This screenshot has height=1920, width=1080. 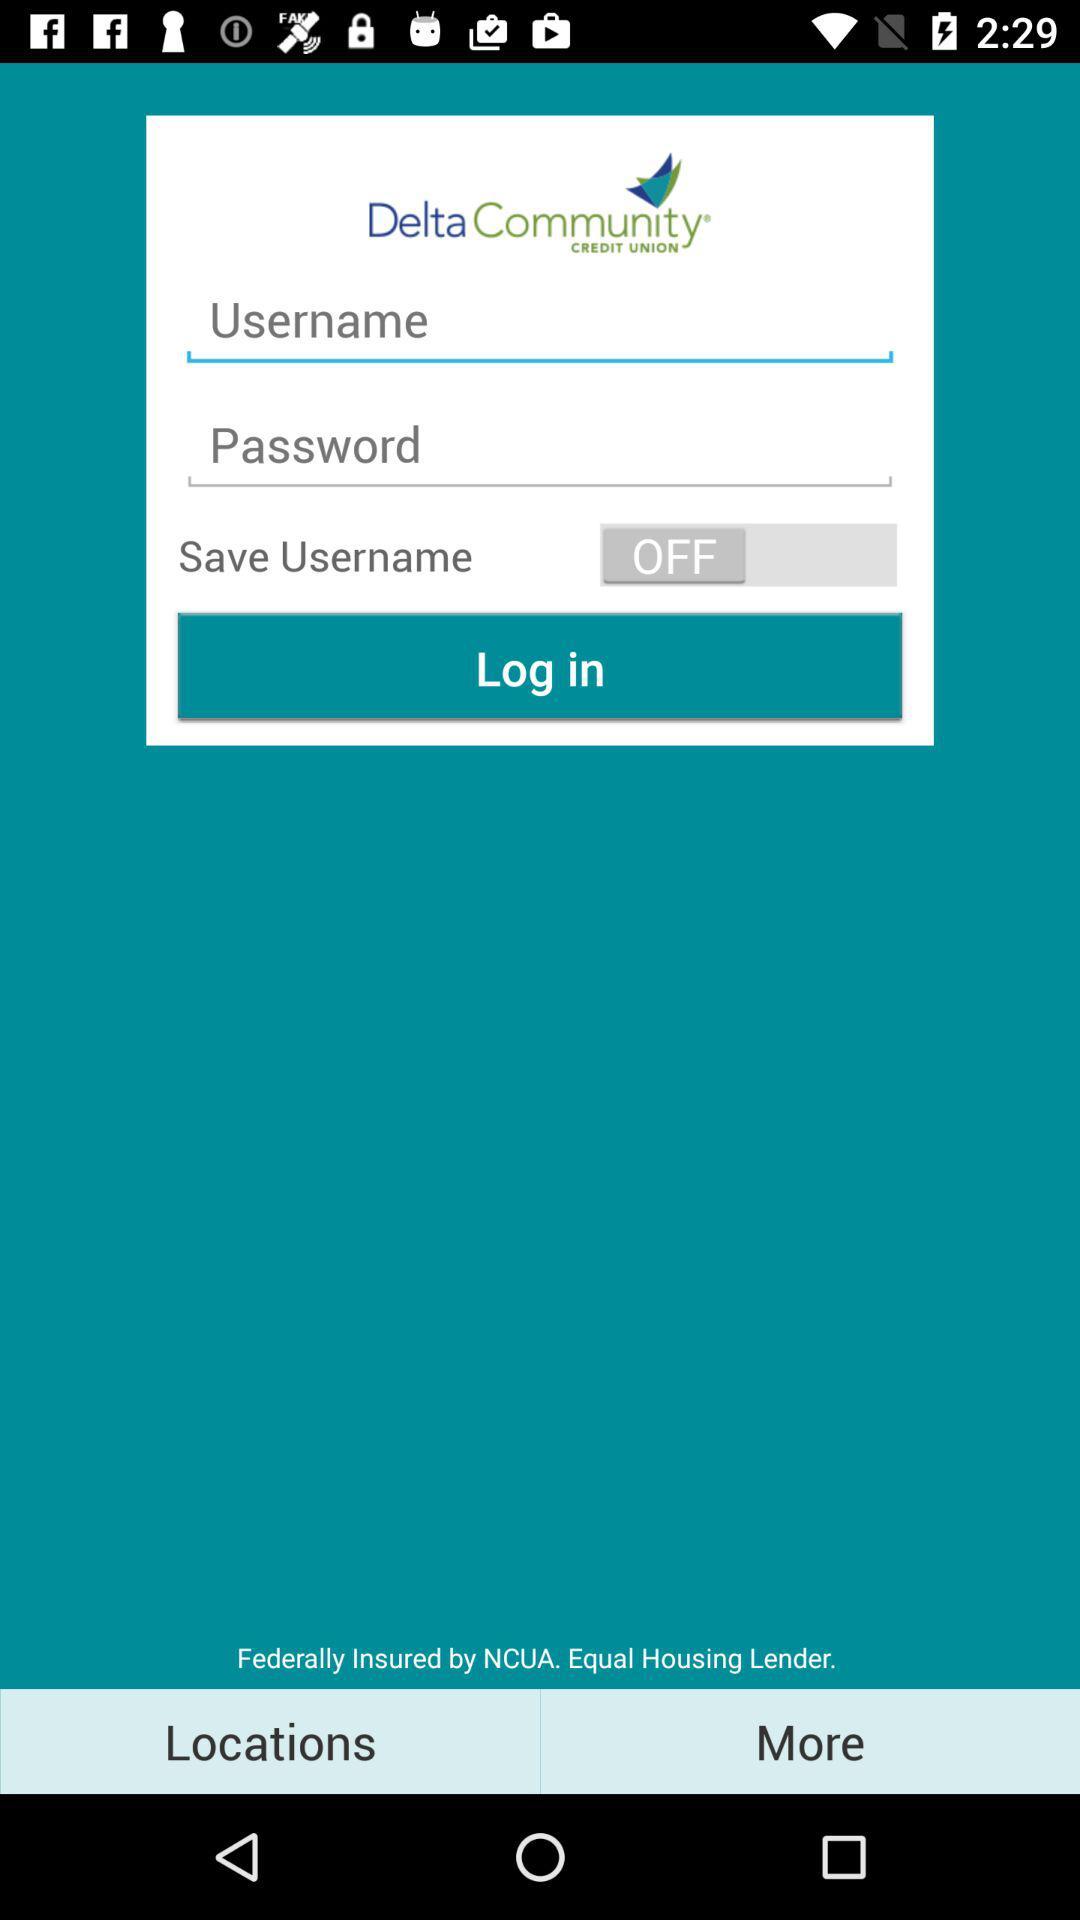 What do you see at coordinates (540, 667) in the screenshot?
I see `the log in icon` at bounding box center [540, 667].